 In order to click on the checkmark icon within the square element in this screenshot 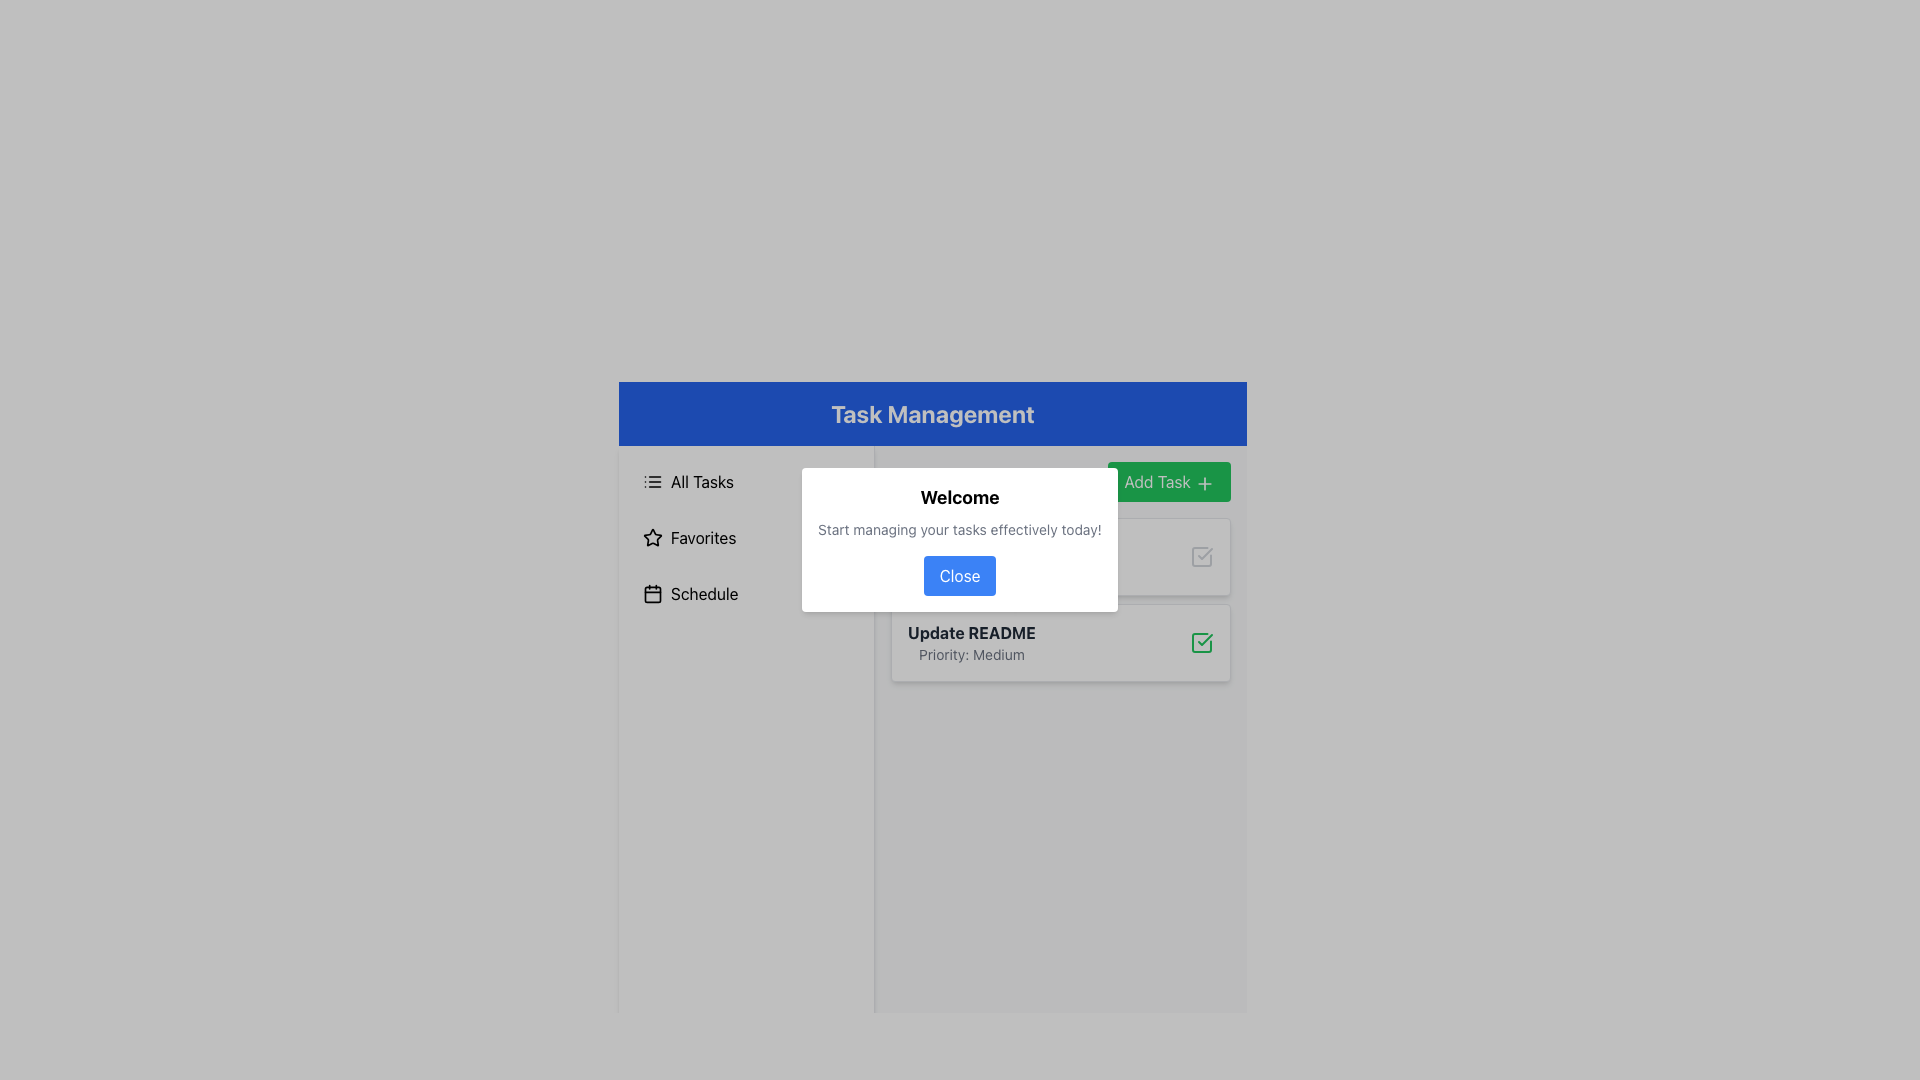, I will do `click(1204, 640)`.